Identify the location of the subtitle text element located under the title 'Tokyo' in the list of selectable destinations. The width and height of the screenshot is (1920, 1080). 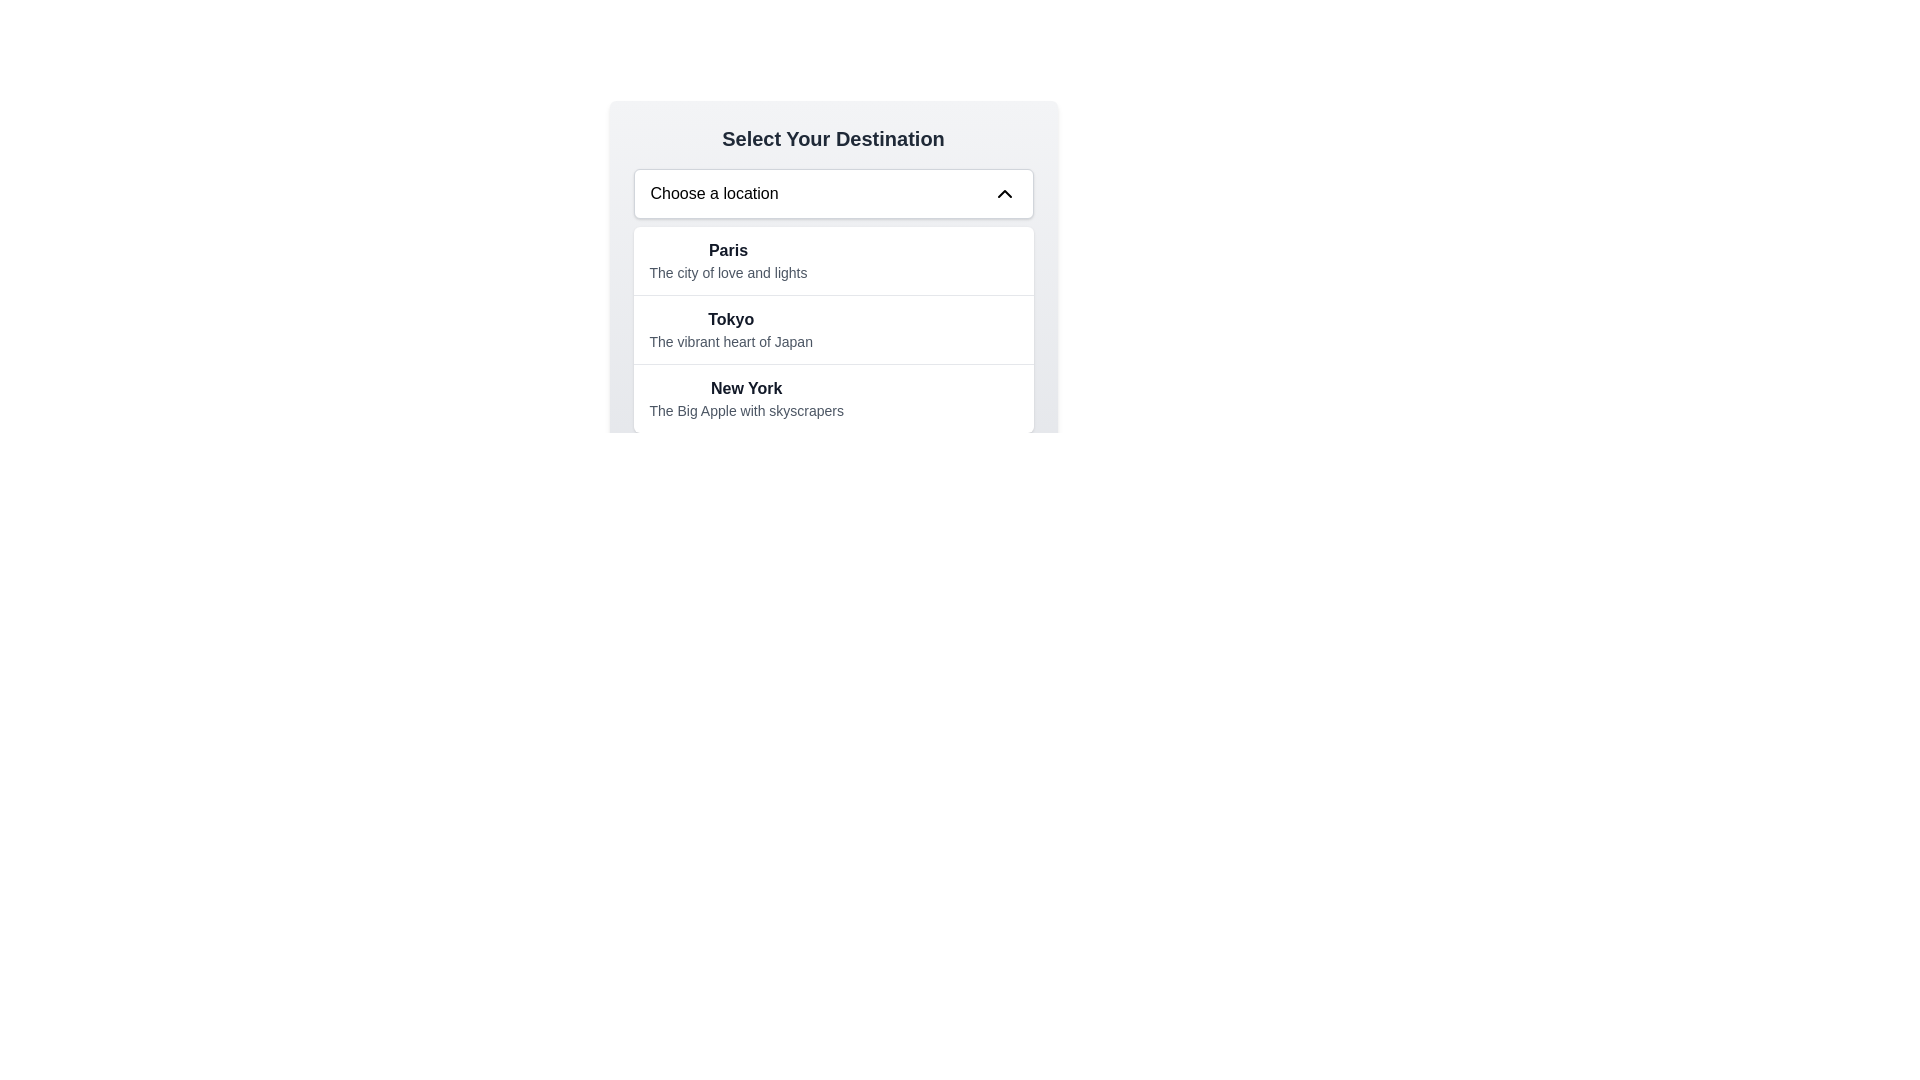
(730, 341).